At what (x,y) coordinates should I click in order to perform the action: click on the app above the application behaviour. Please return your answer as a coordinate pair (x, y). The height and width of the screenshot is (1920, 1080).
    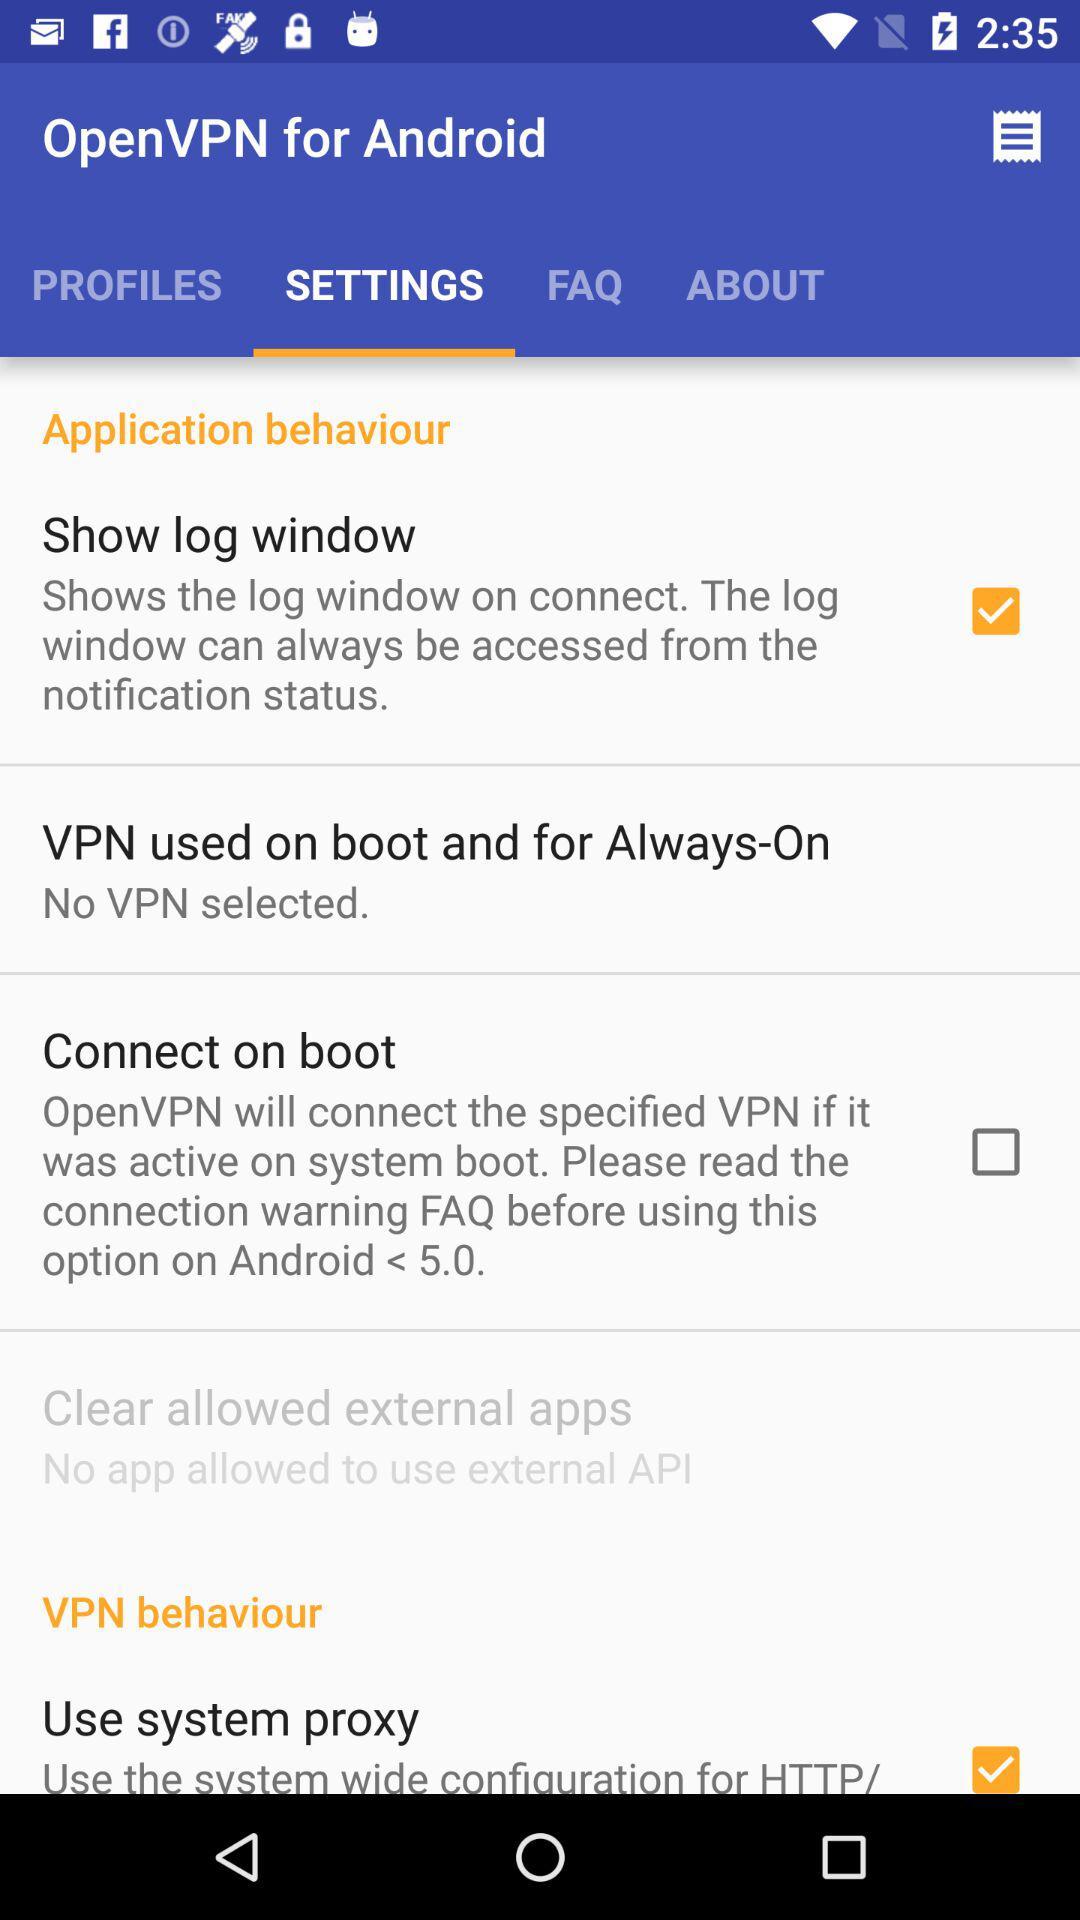
    Looking at the image, I should click on (755, 282).